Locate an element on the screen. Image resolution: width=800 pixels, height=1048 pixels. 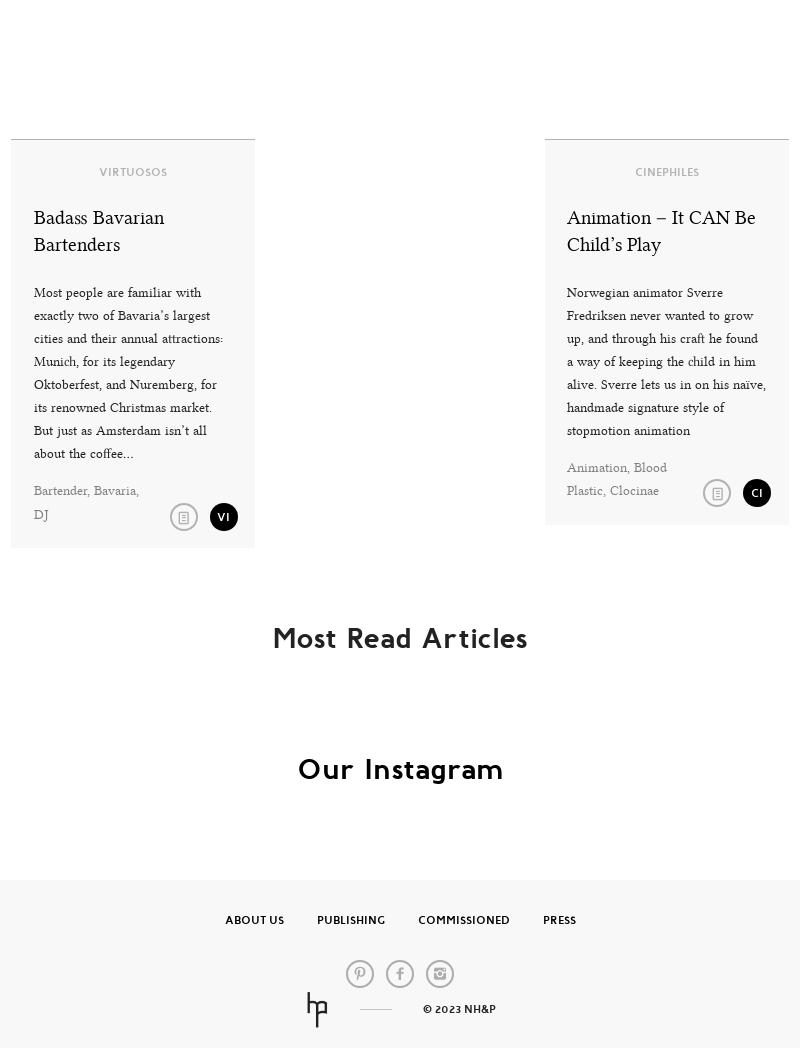
'Most Read Articles' is located at coordinates (400, 637).